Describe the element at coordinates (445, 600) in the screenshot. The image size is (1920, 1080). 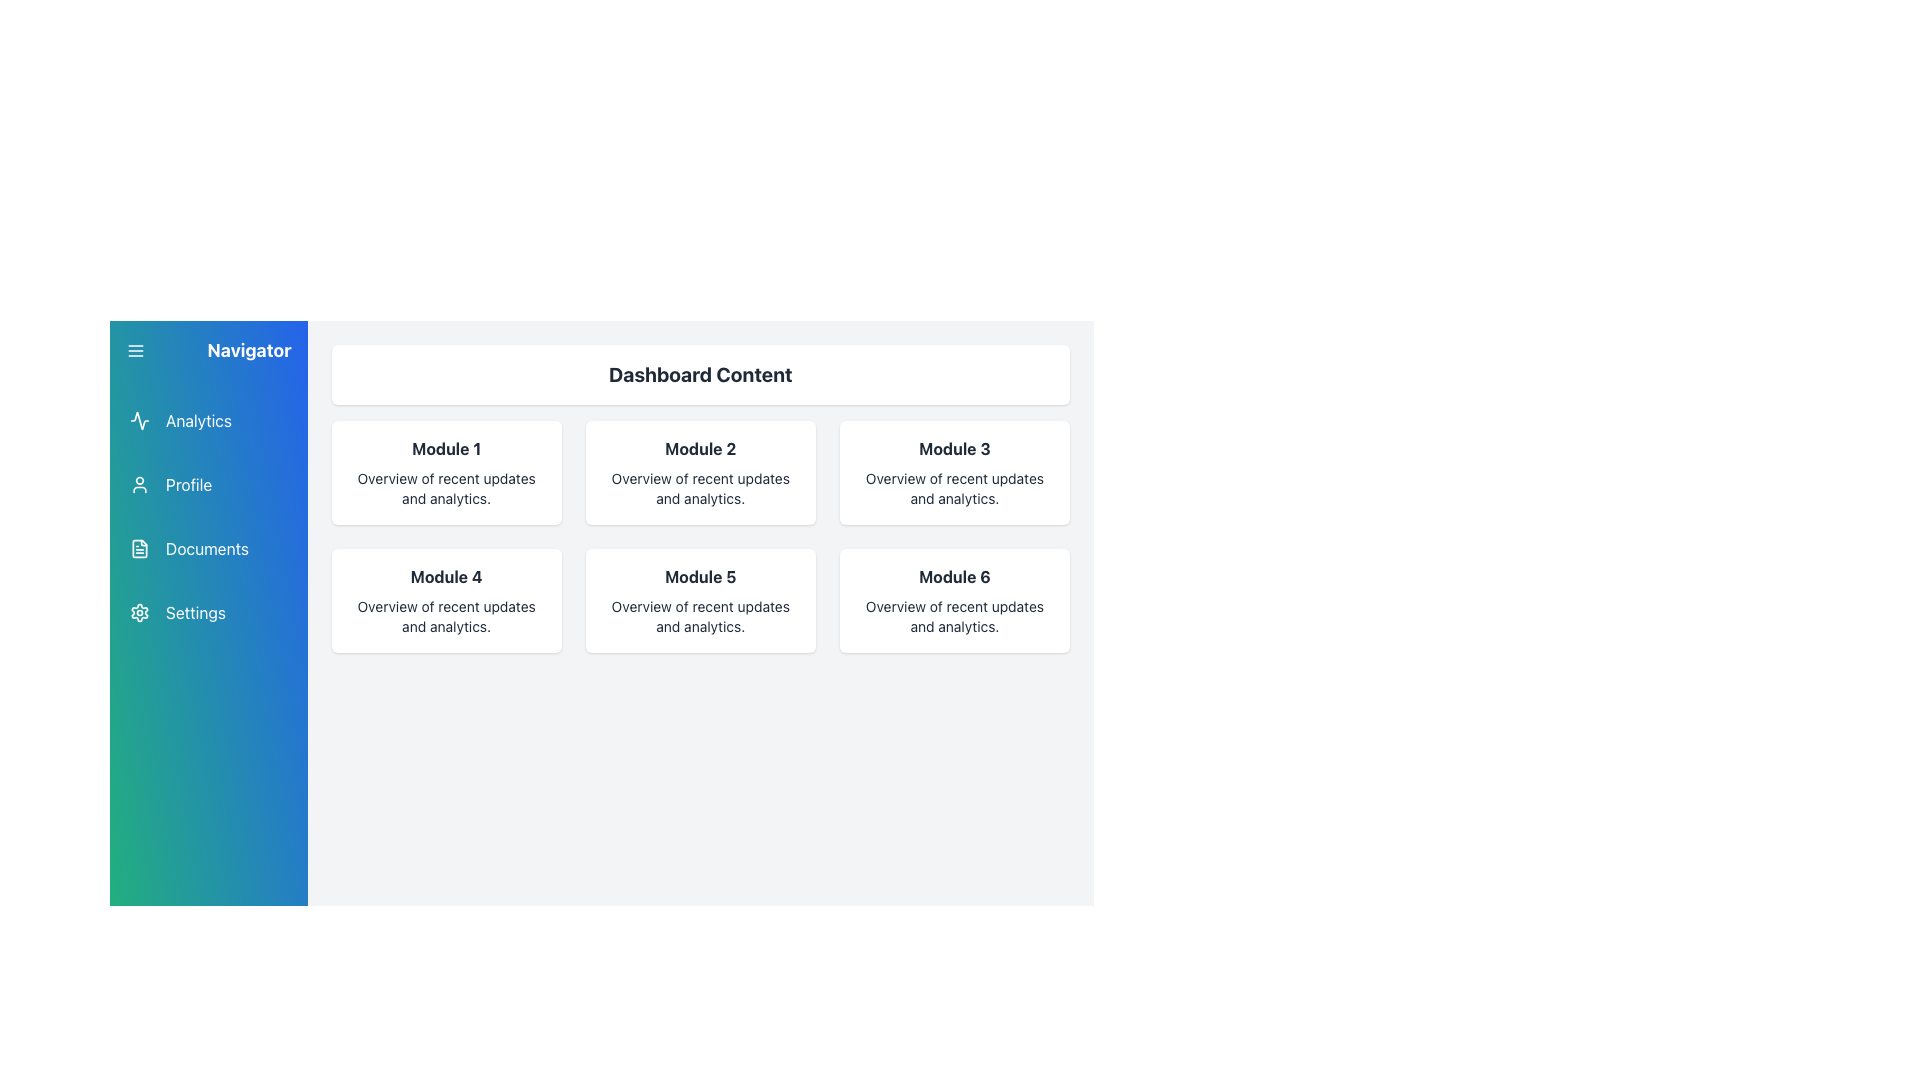
I see `the first Informative Card in the second row of the dashboard` at that location.